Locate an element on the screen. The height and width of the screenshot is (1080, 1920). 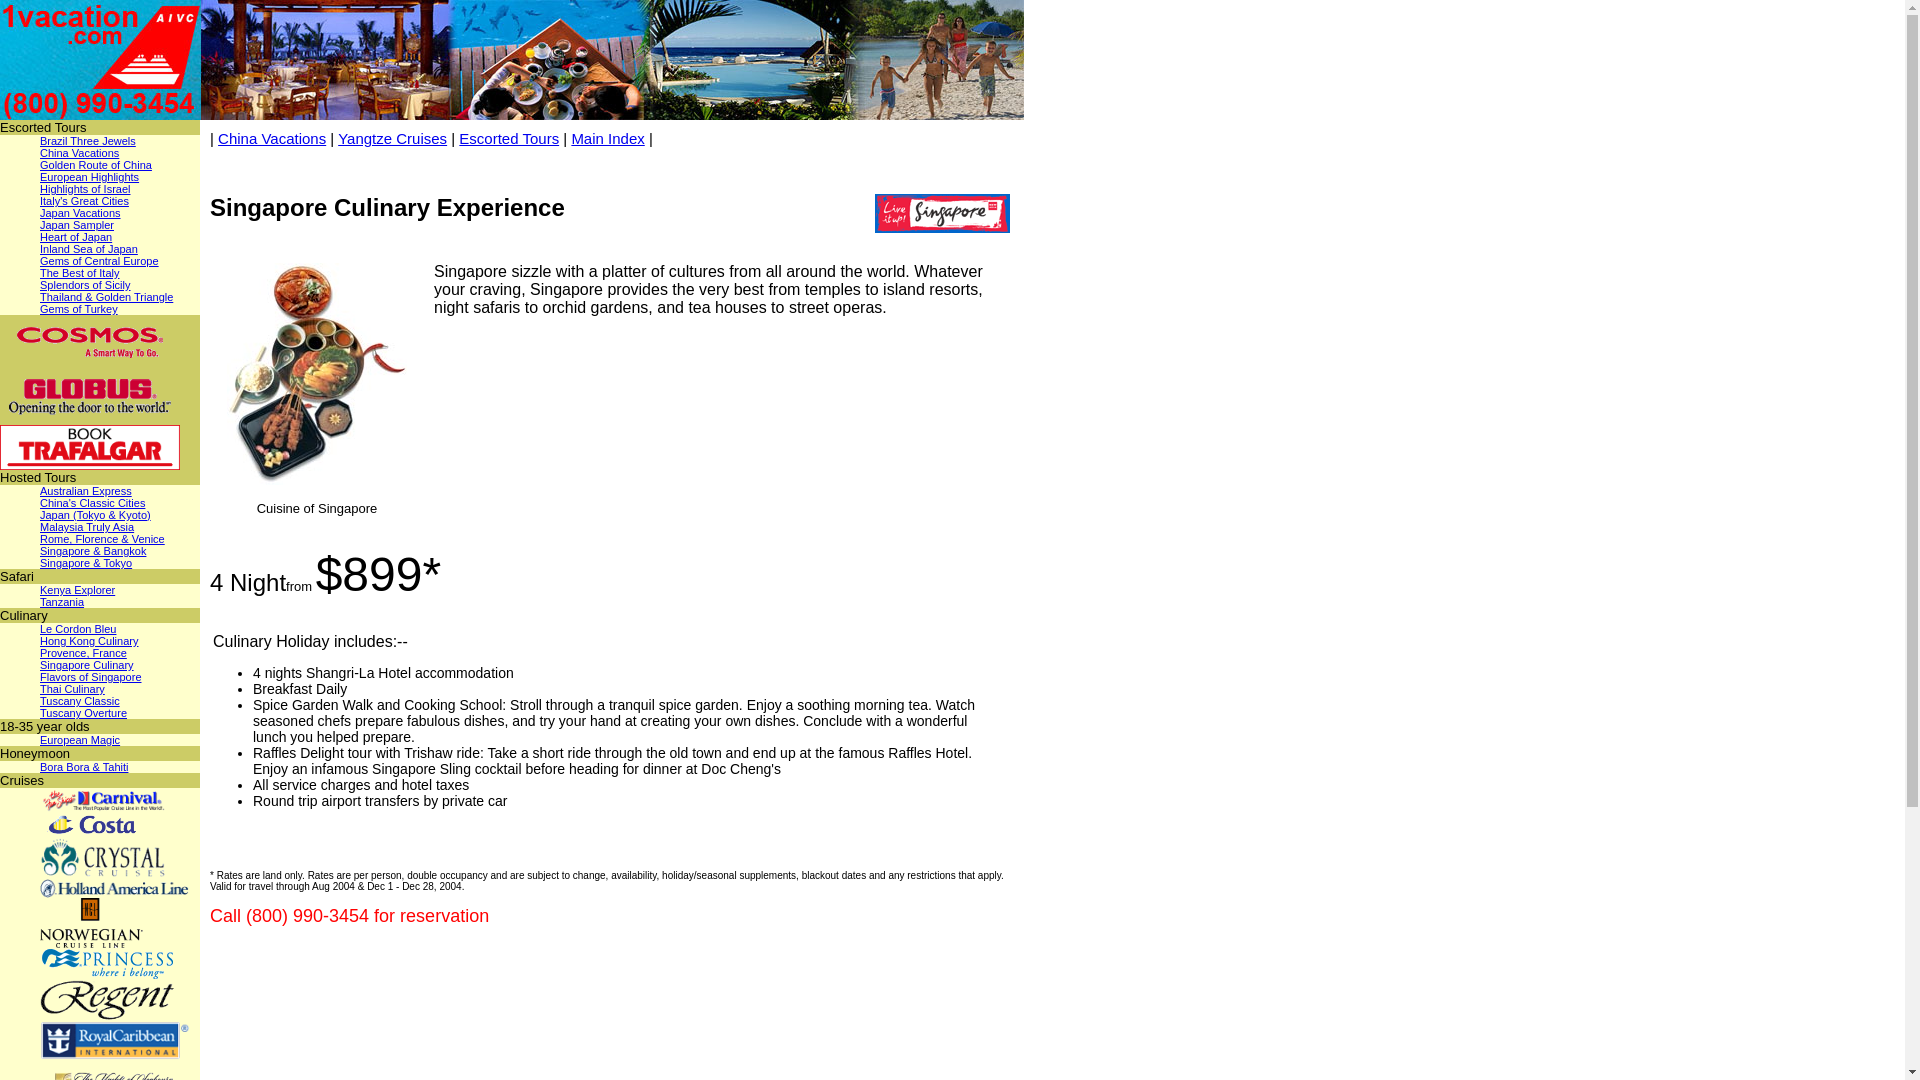
'European Magic' is located at coordinates (39, 740).